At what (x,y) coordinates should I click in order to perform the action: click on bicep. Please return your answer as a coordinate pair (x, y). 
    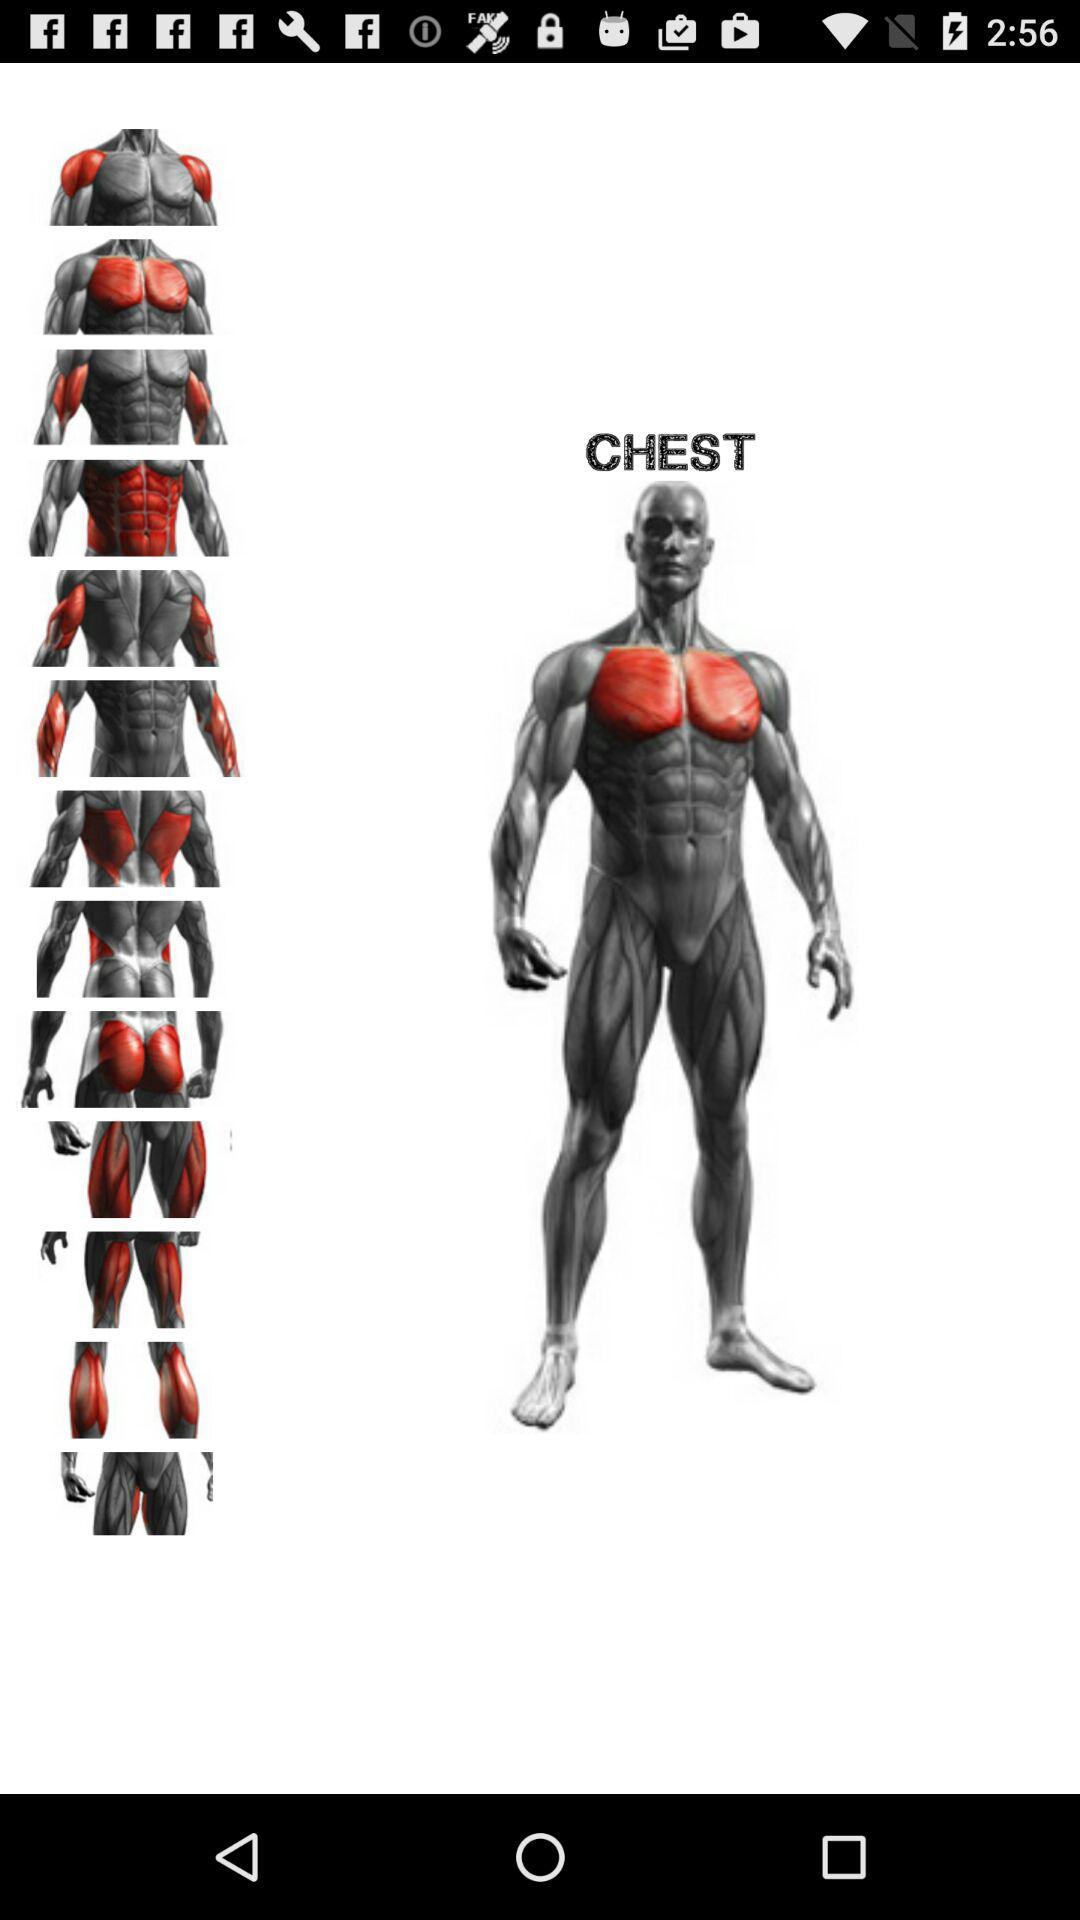
    Looking at the image, I should click on (131, 391).